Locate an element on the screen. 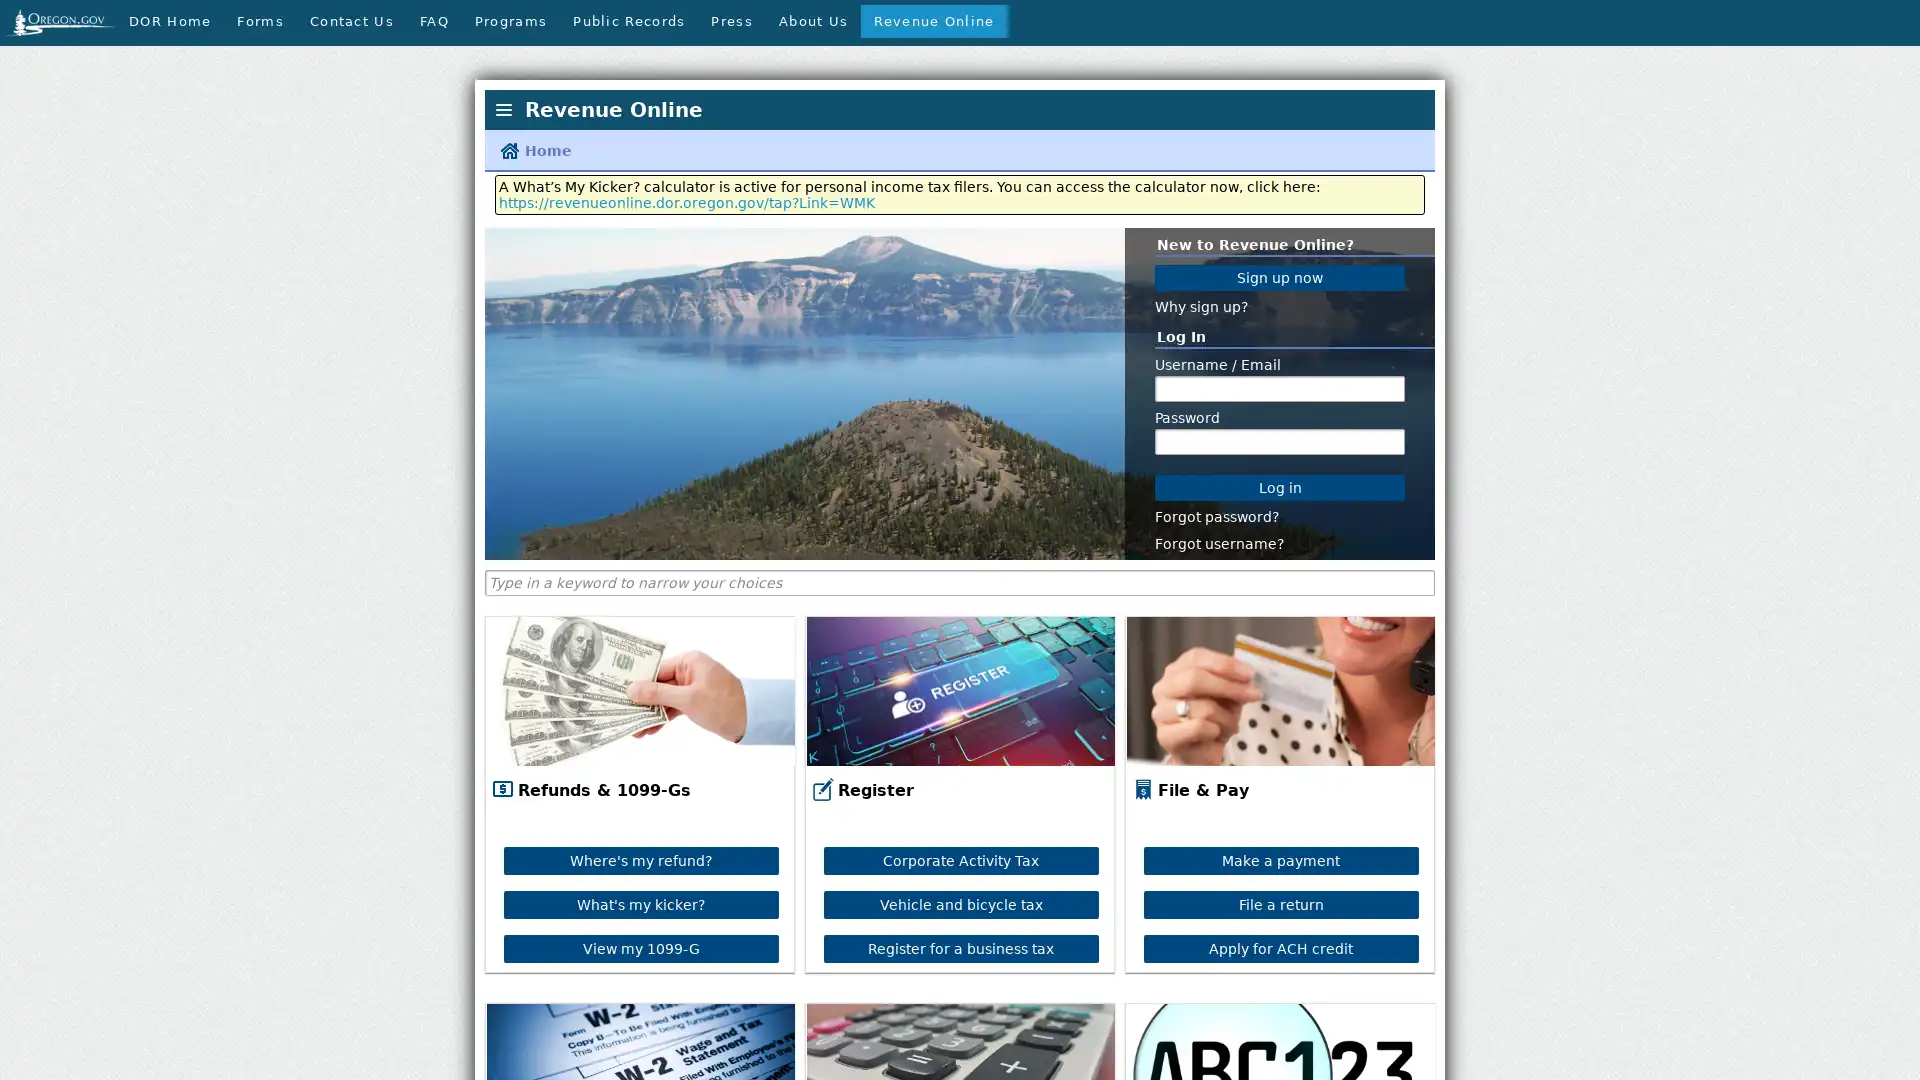 Image resolution: width=1920 pixels, height=1080 pixels. Sign up now is located at coordinates (1280, 277).